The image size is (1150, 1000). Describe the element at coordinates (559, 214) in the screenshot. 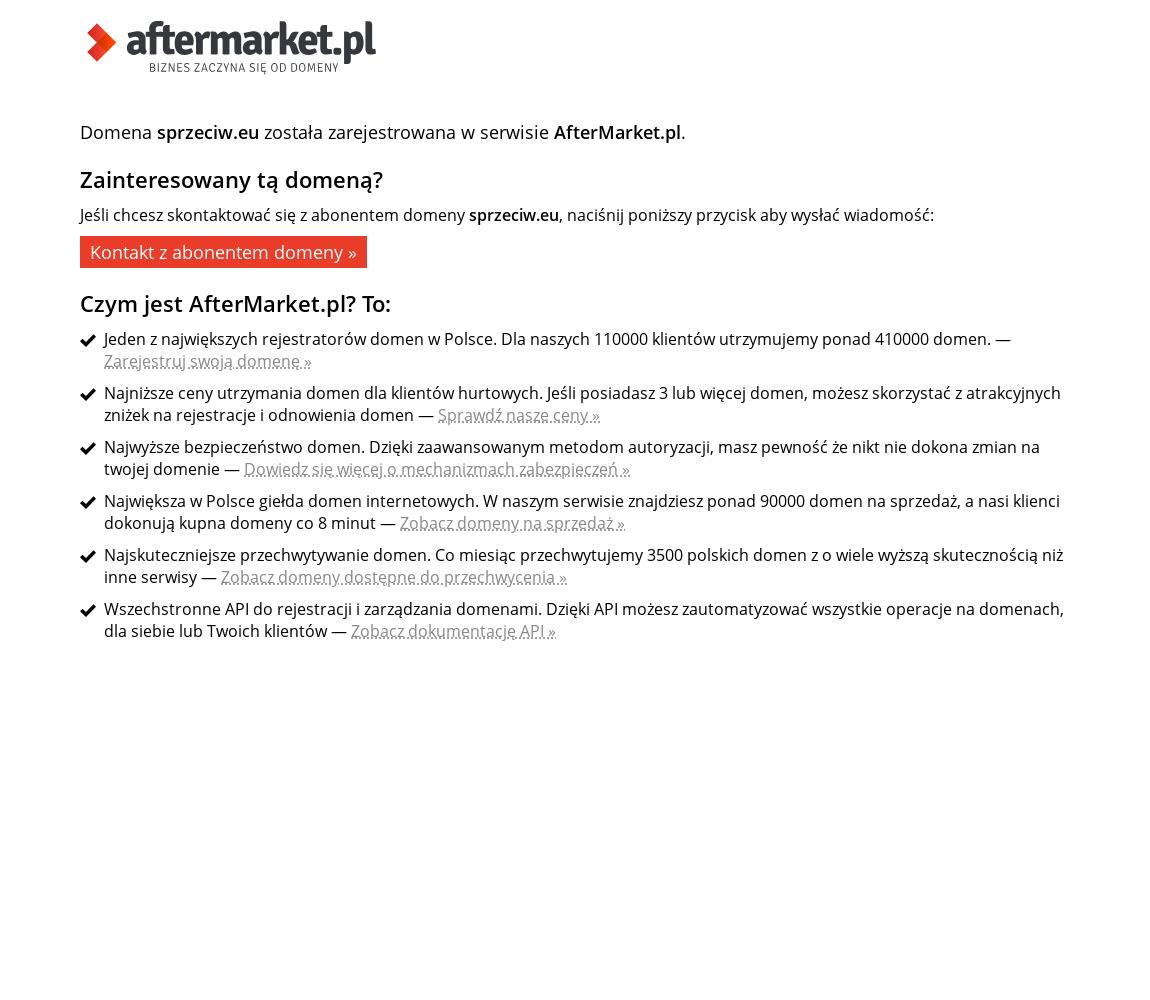

I see `', 
naciśnij poniższy przycisk aby wysłać wiadomość:'` at that location.